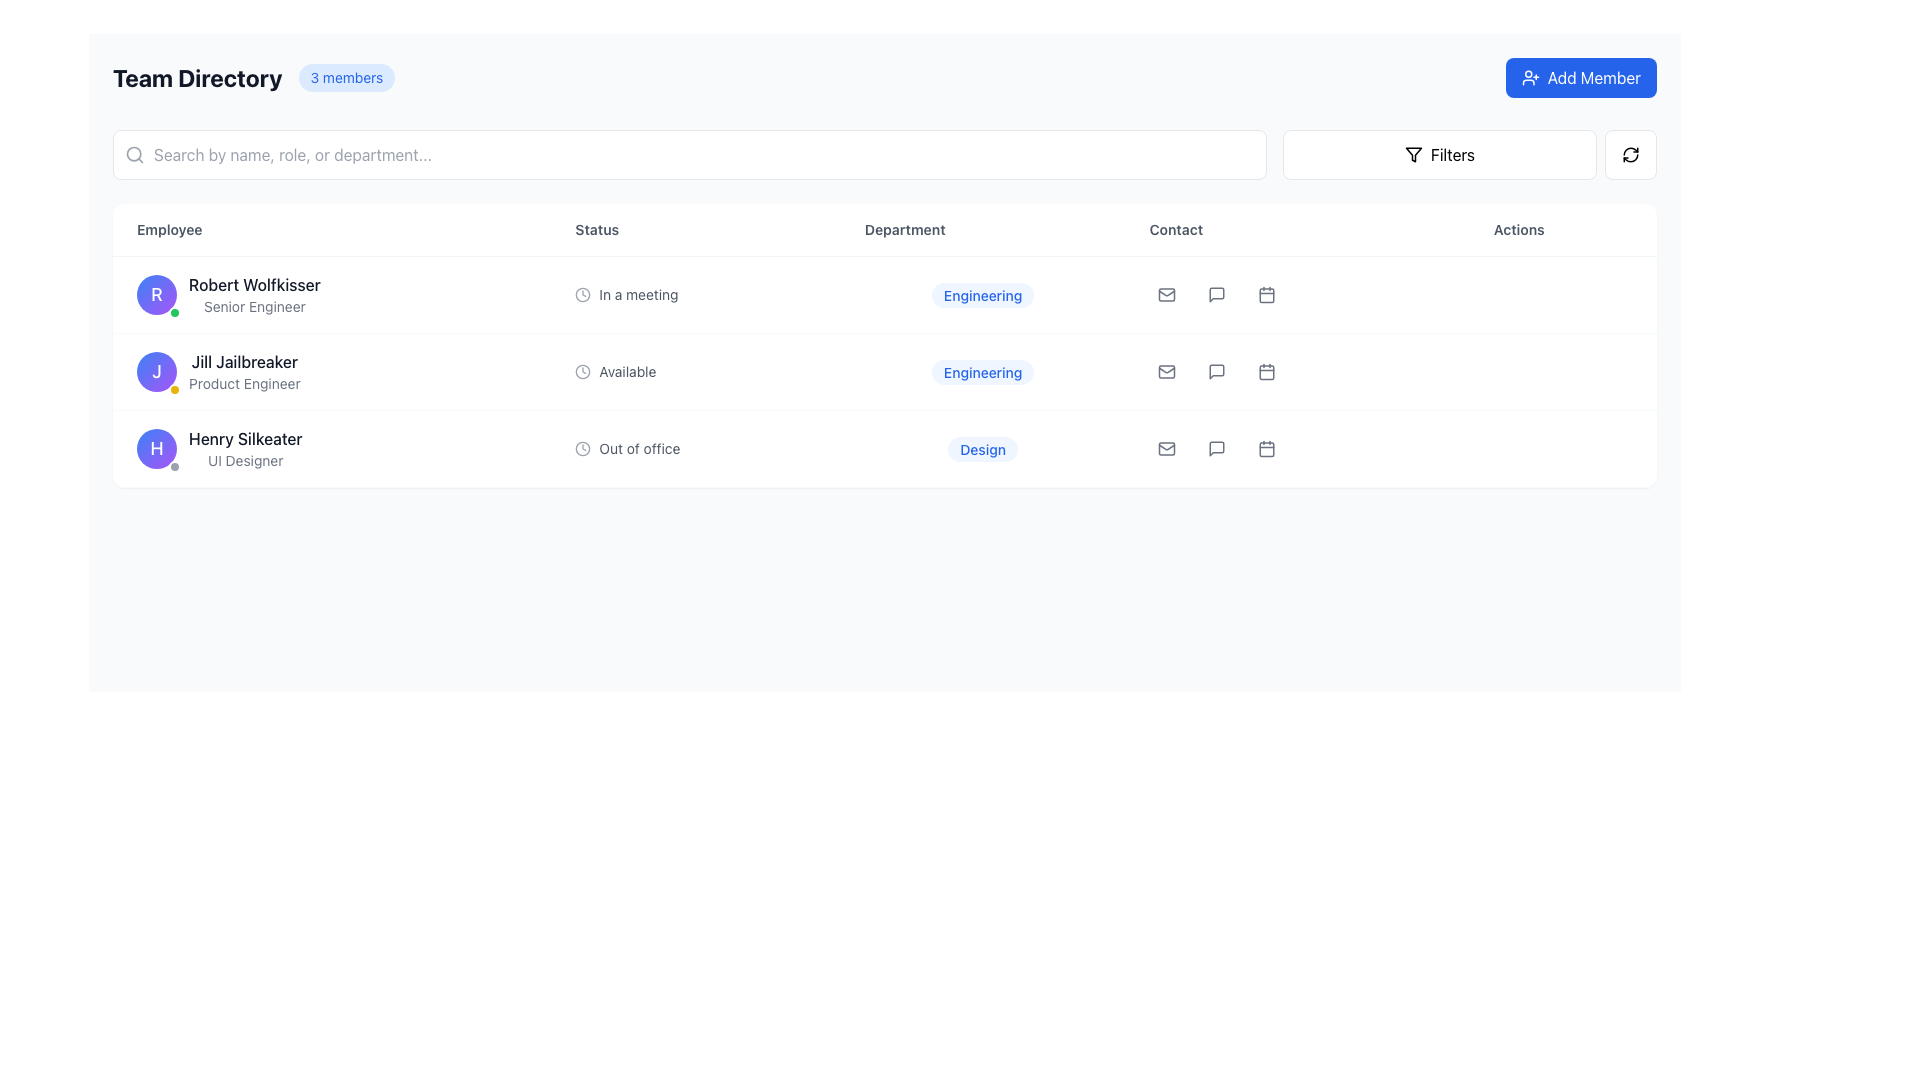  What do you see at coordinates (156, 447) in the screenshot?
I see `the circular profile icon with a gradient background featuring a white 'H' character, representing 'Henry Silkeater' in the Employee column` at bounding box center [156, 447].